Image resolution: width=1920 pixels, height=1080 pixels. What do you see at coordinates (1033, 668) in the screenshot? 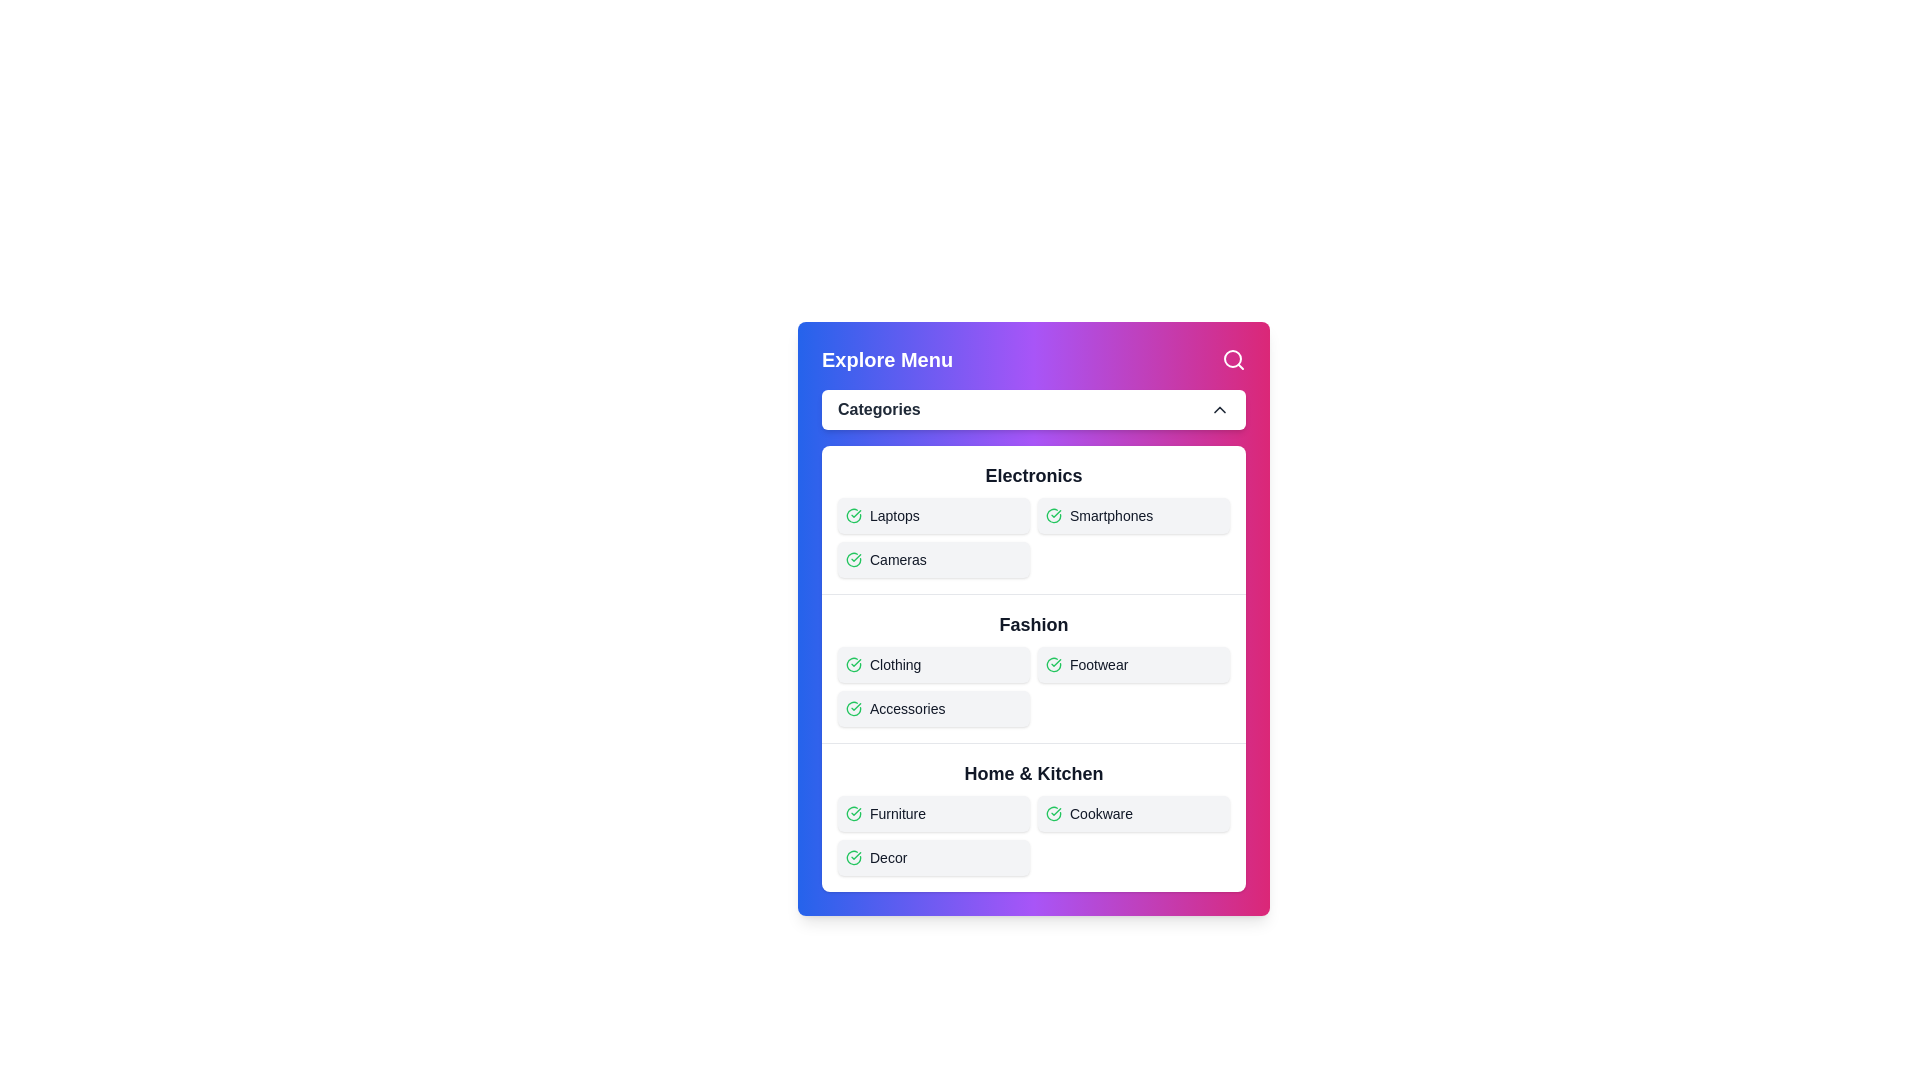
I see `the Fashion category section in the menu` at bounding box center [1033, 668].